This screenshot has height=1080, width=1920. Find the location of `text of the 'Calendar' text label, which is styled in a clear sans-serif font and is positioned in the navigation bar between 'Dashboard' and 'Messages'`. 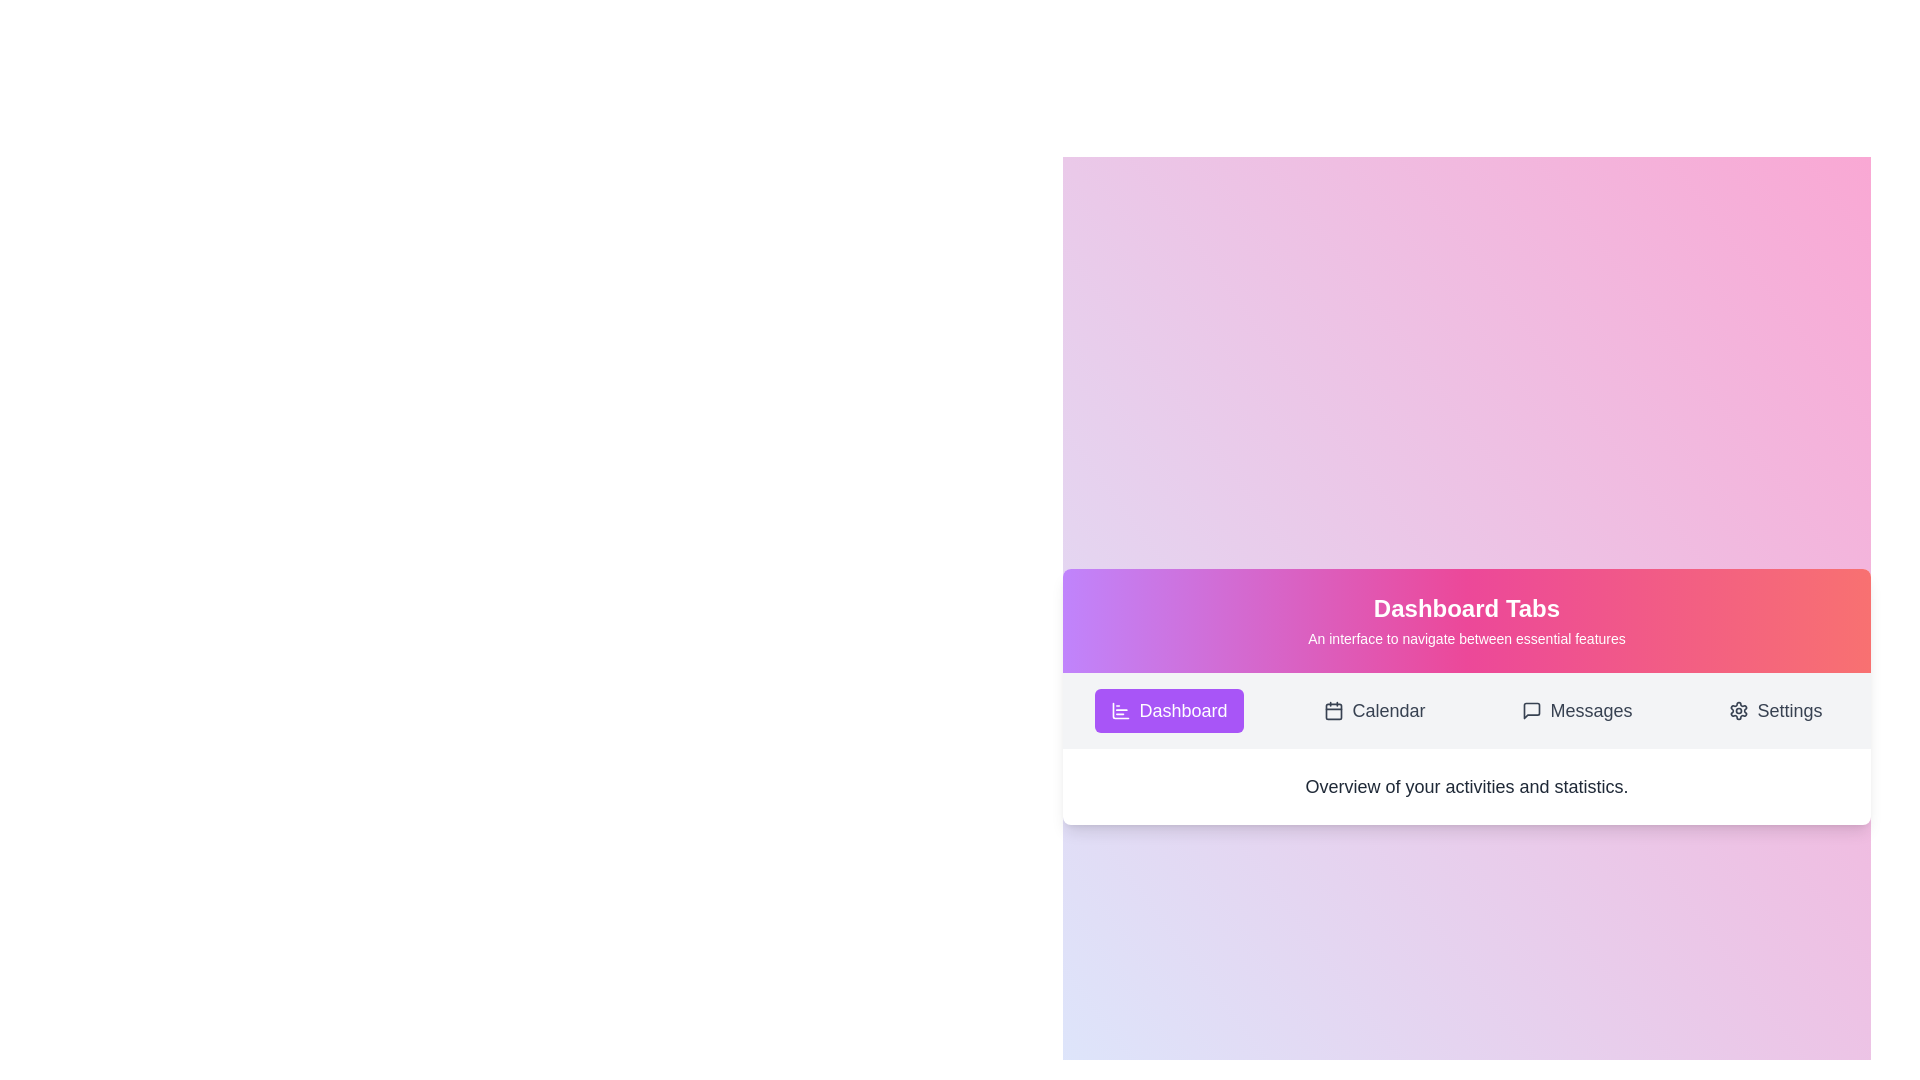

text of the 'Calendar' text label, which is styled in a clear sans-serif font and is positioned in the navigation bar between 'Dashboard' and 'Messages' is located at coordinates (1387, 709).